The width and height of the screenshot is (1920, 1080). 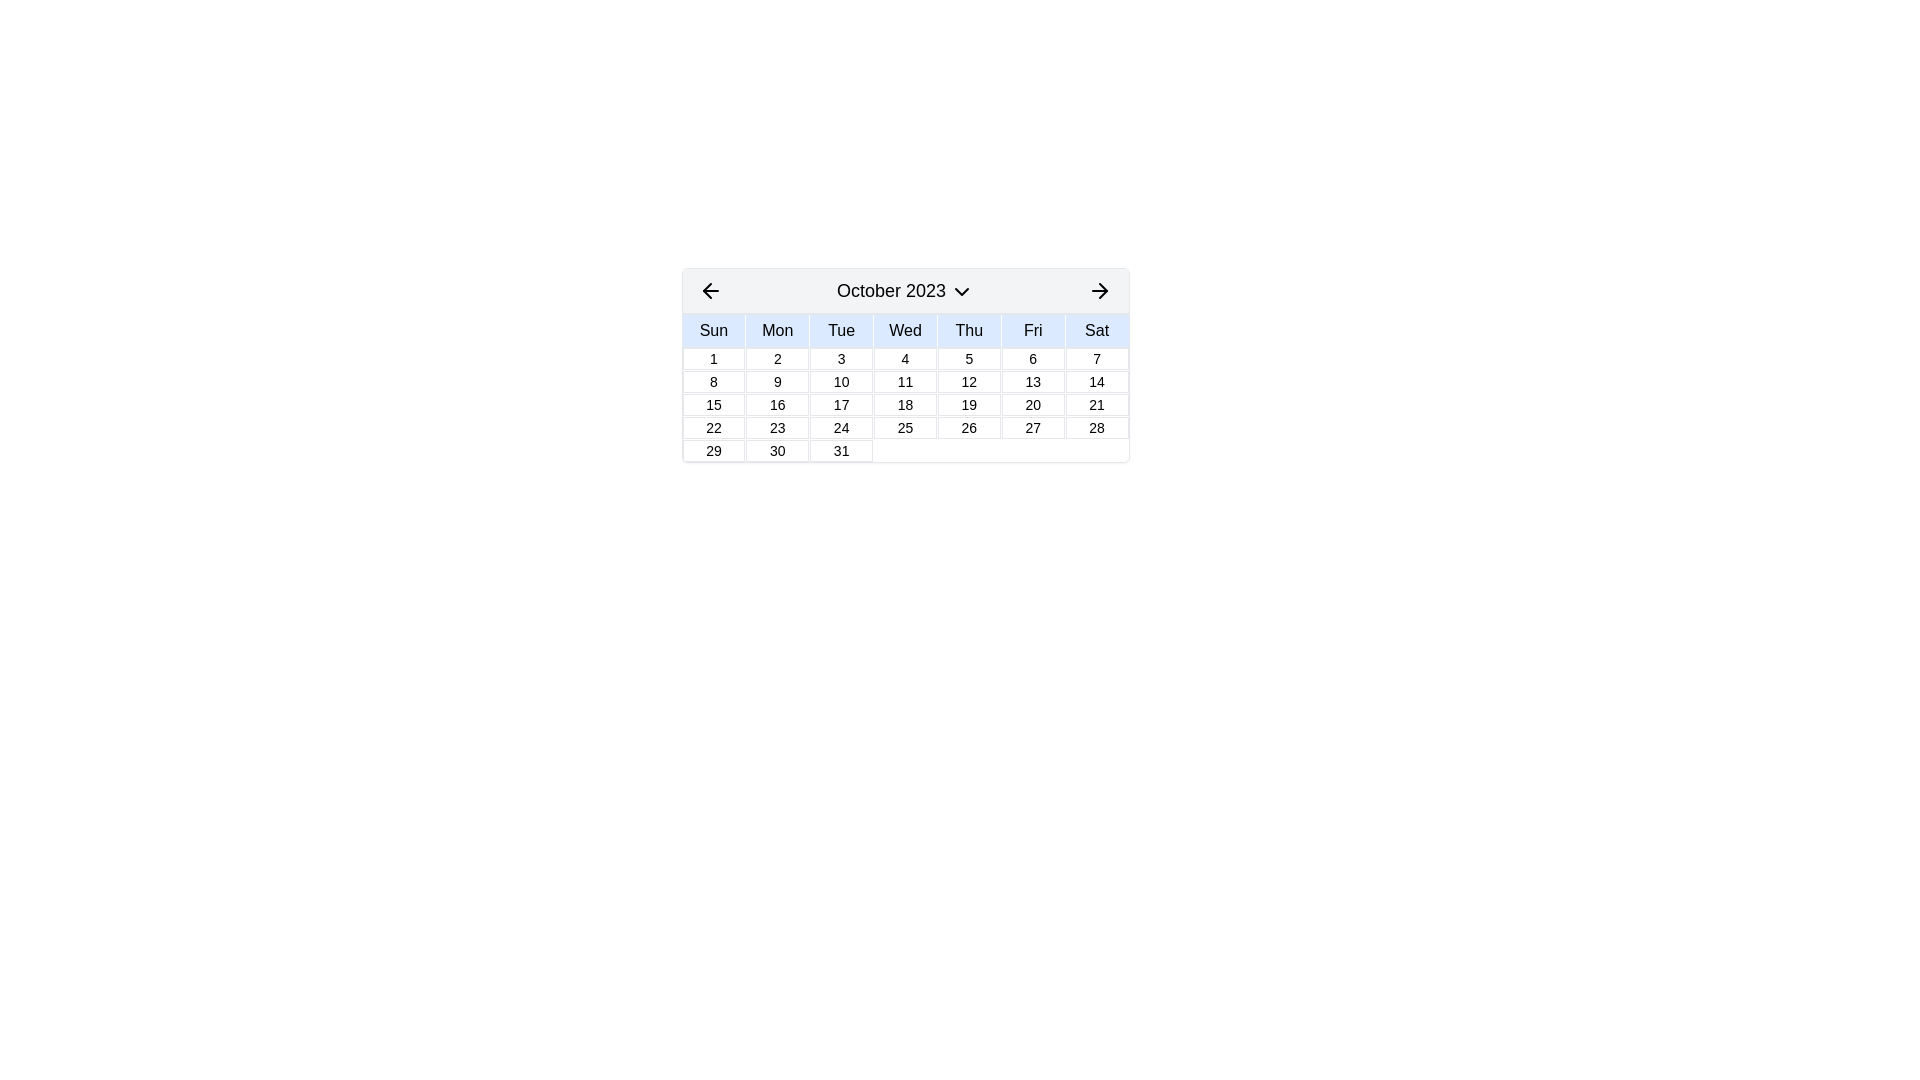 What do you see at coordinates (841, 357) in the screenshot?
I see `the Calendar Date Item displaying the date '3'` at bounding box center [841, 357].